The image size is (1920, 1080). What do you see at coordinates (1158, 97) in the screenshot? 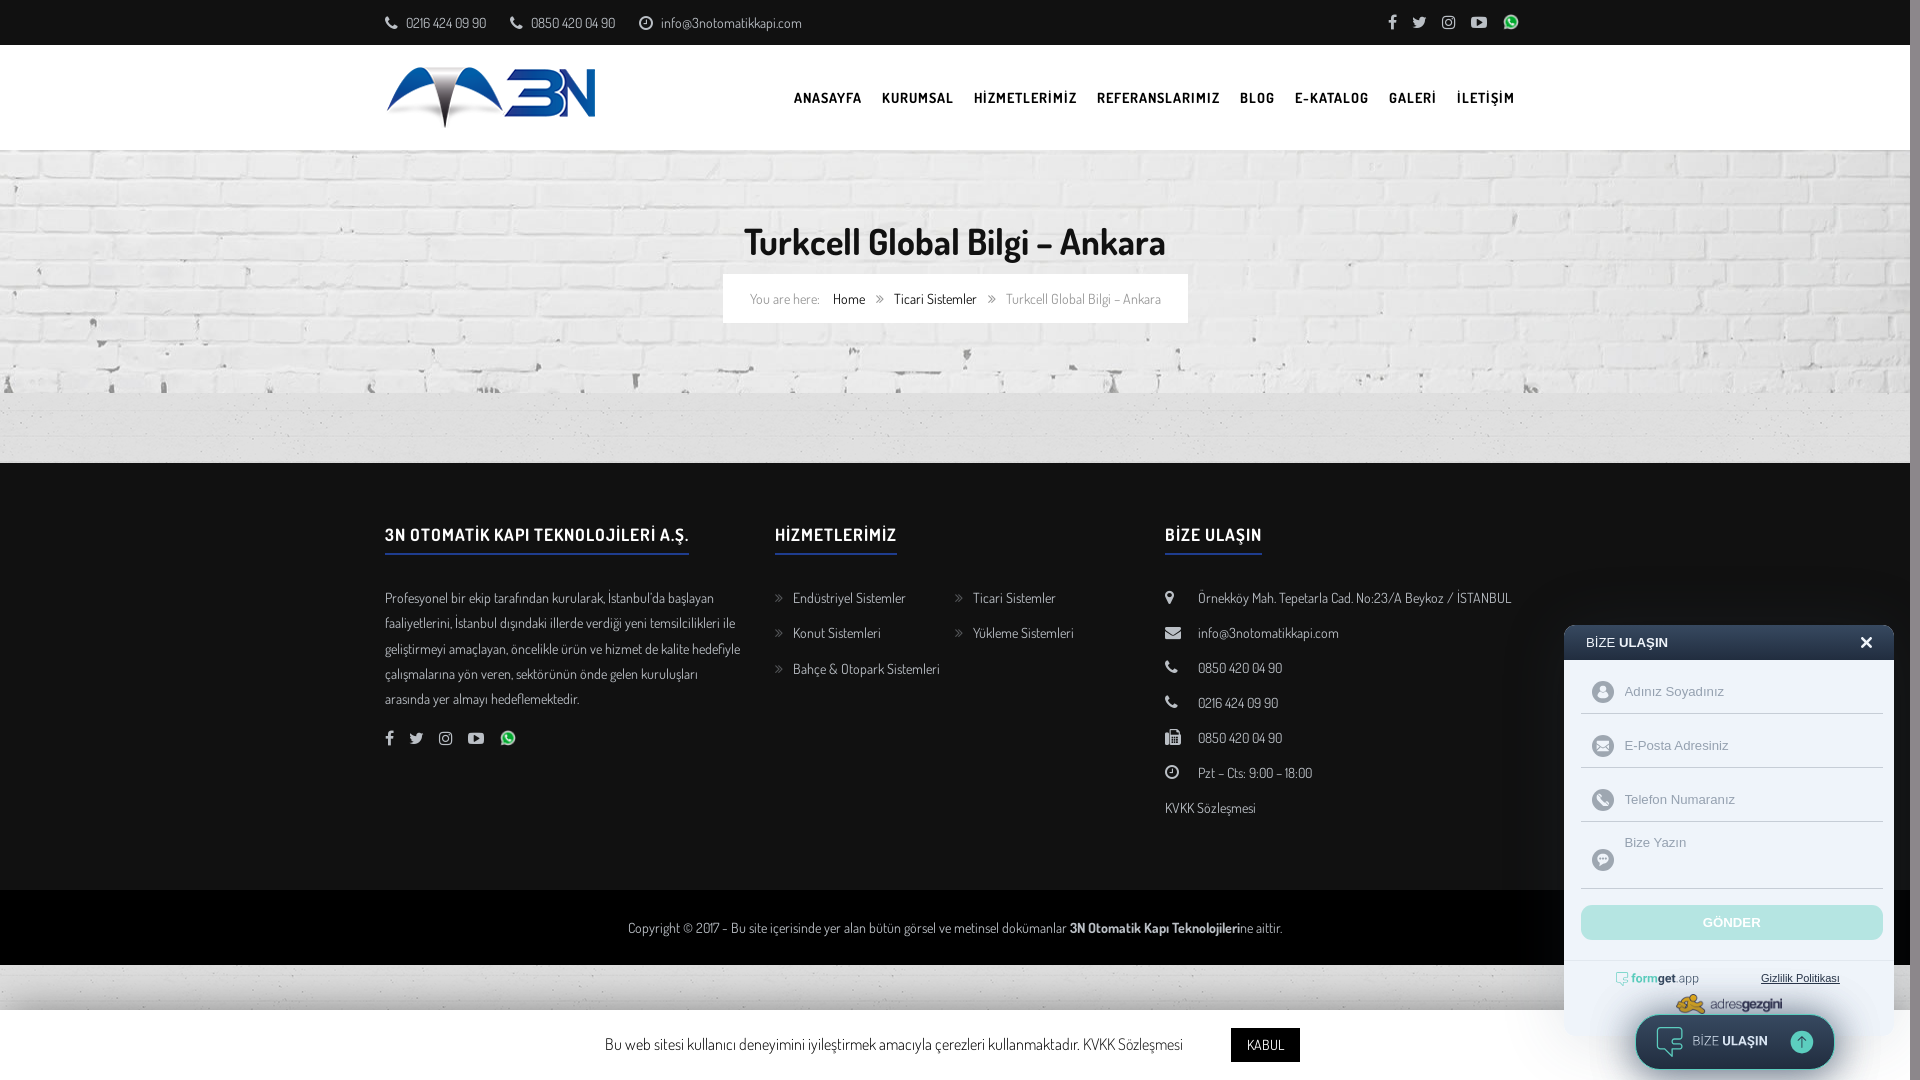
I see `'REFERANSLARIMIZ'` at bounding box center [1158, 97].